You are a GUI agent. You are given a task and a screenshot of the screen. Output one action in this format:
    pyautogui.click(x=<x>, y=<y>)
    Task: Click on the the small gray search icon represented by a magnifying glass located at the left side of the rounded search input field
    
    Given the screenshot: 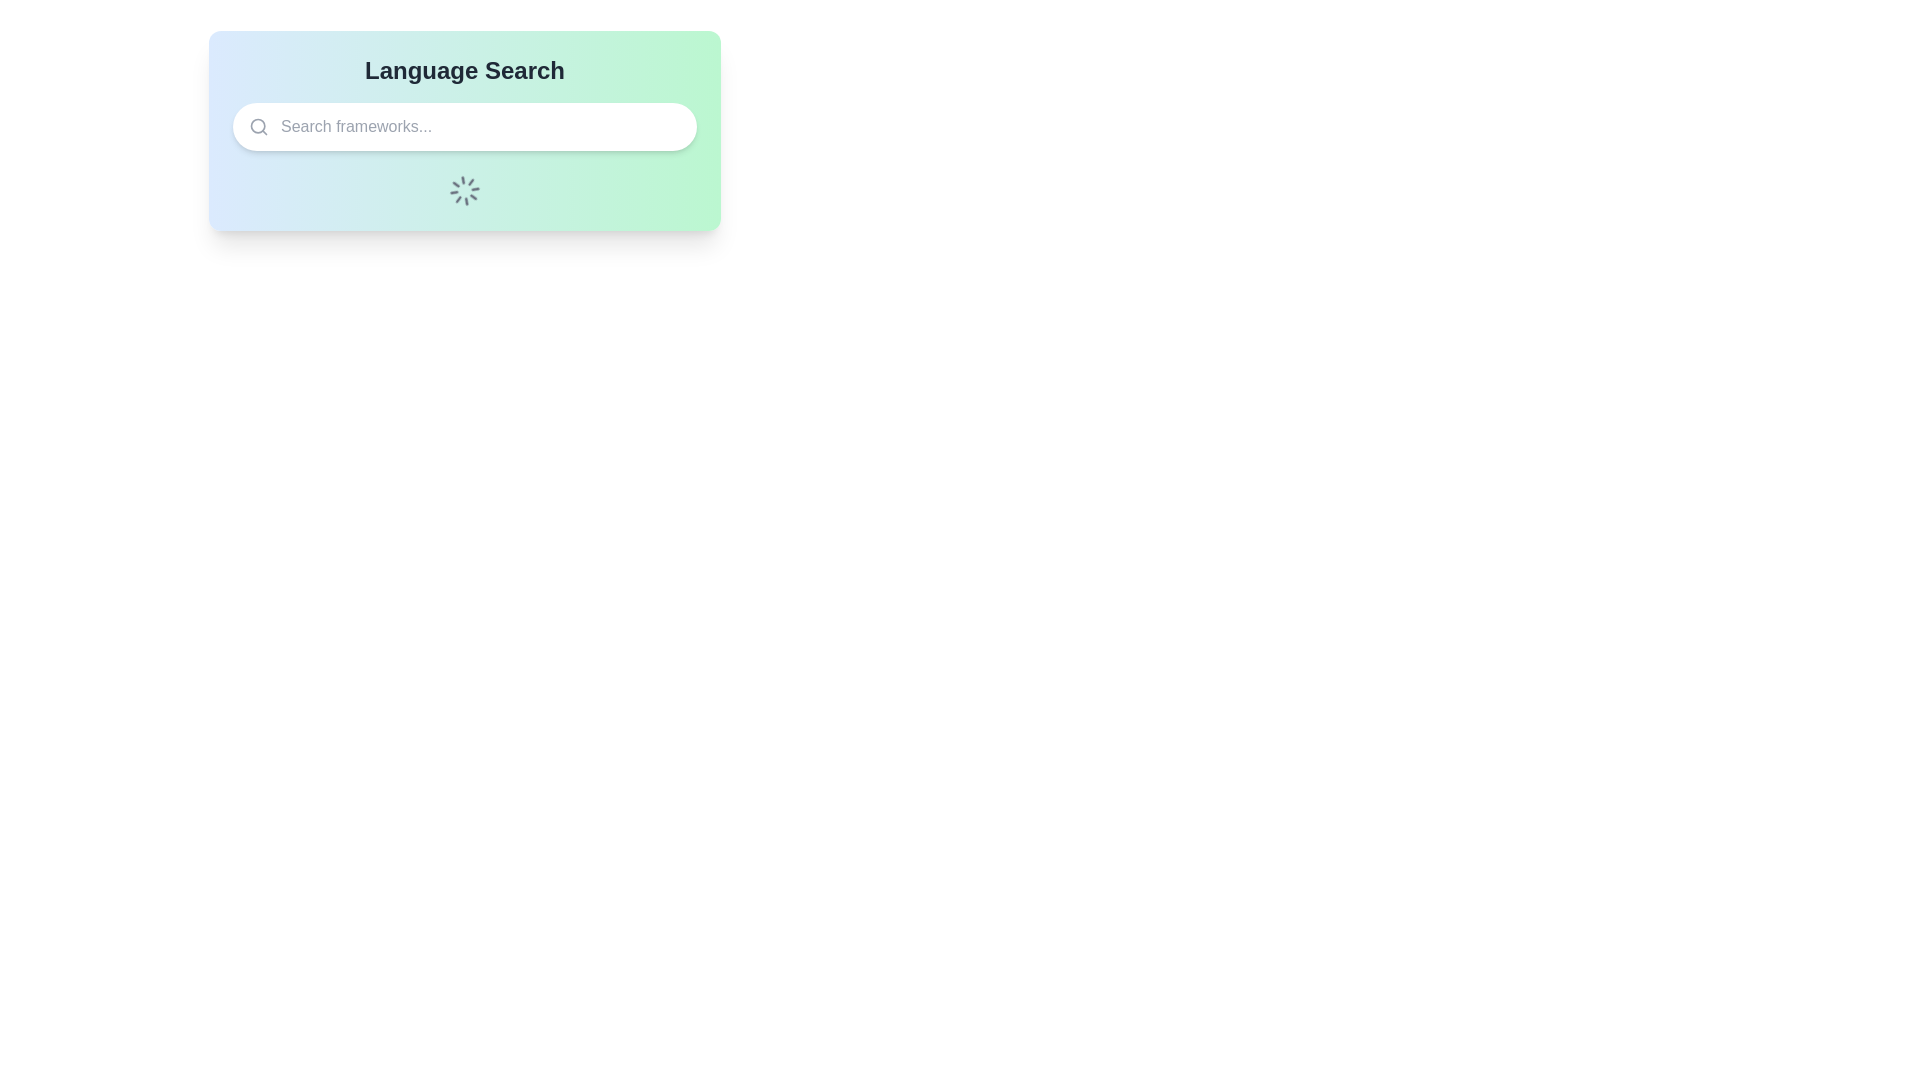 What is the action you would take?
    pyautogui.click(x=258, y=127)
    